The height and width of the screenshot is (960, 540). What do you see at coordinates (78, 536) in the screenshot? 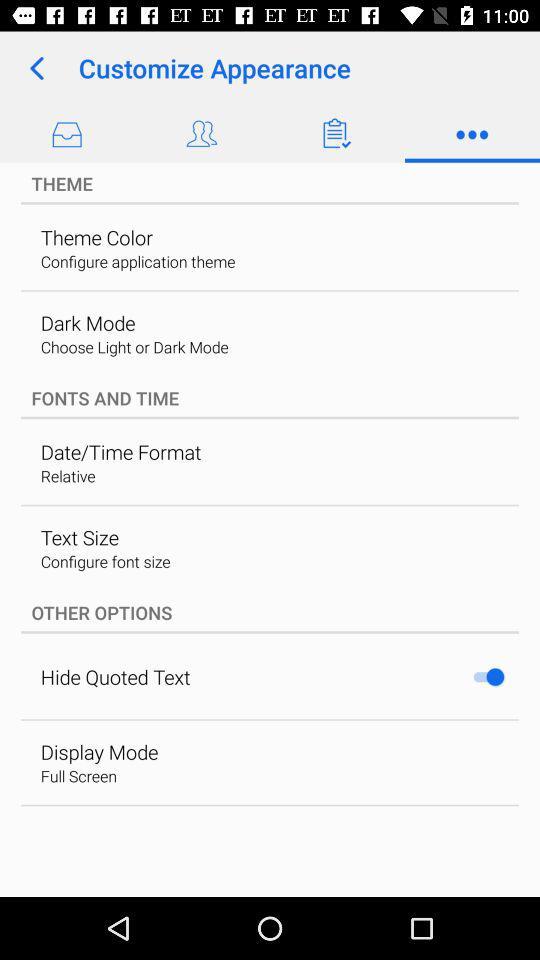
I see `the text size item` at bounding box center [78, 536].